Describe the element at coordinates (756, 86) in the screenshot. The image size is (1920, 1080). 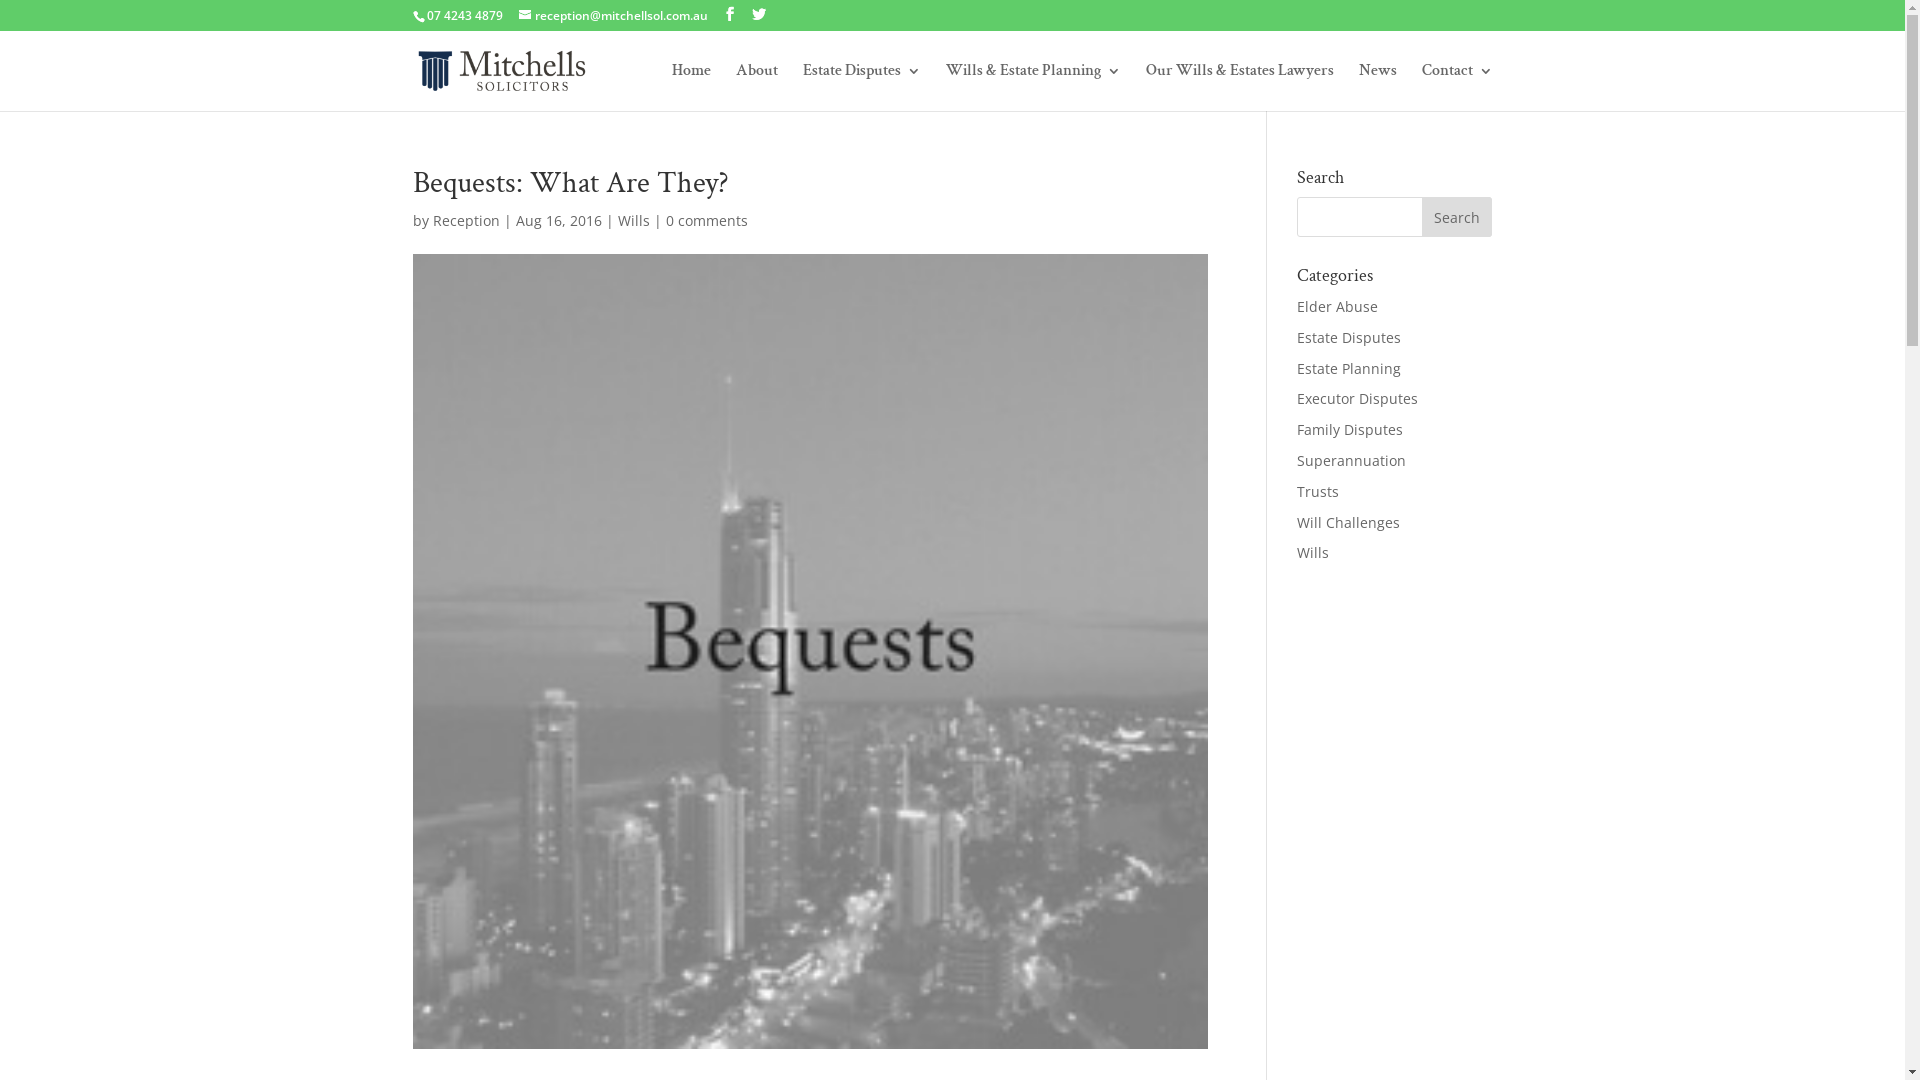
I see `'About'` at that location.